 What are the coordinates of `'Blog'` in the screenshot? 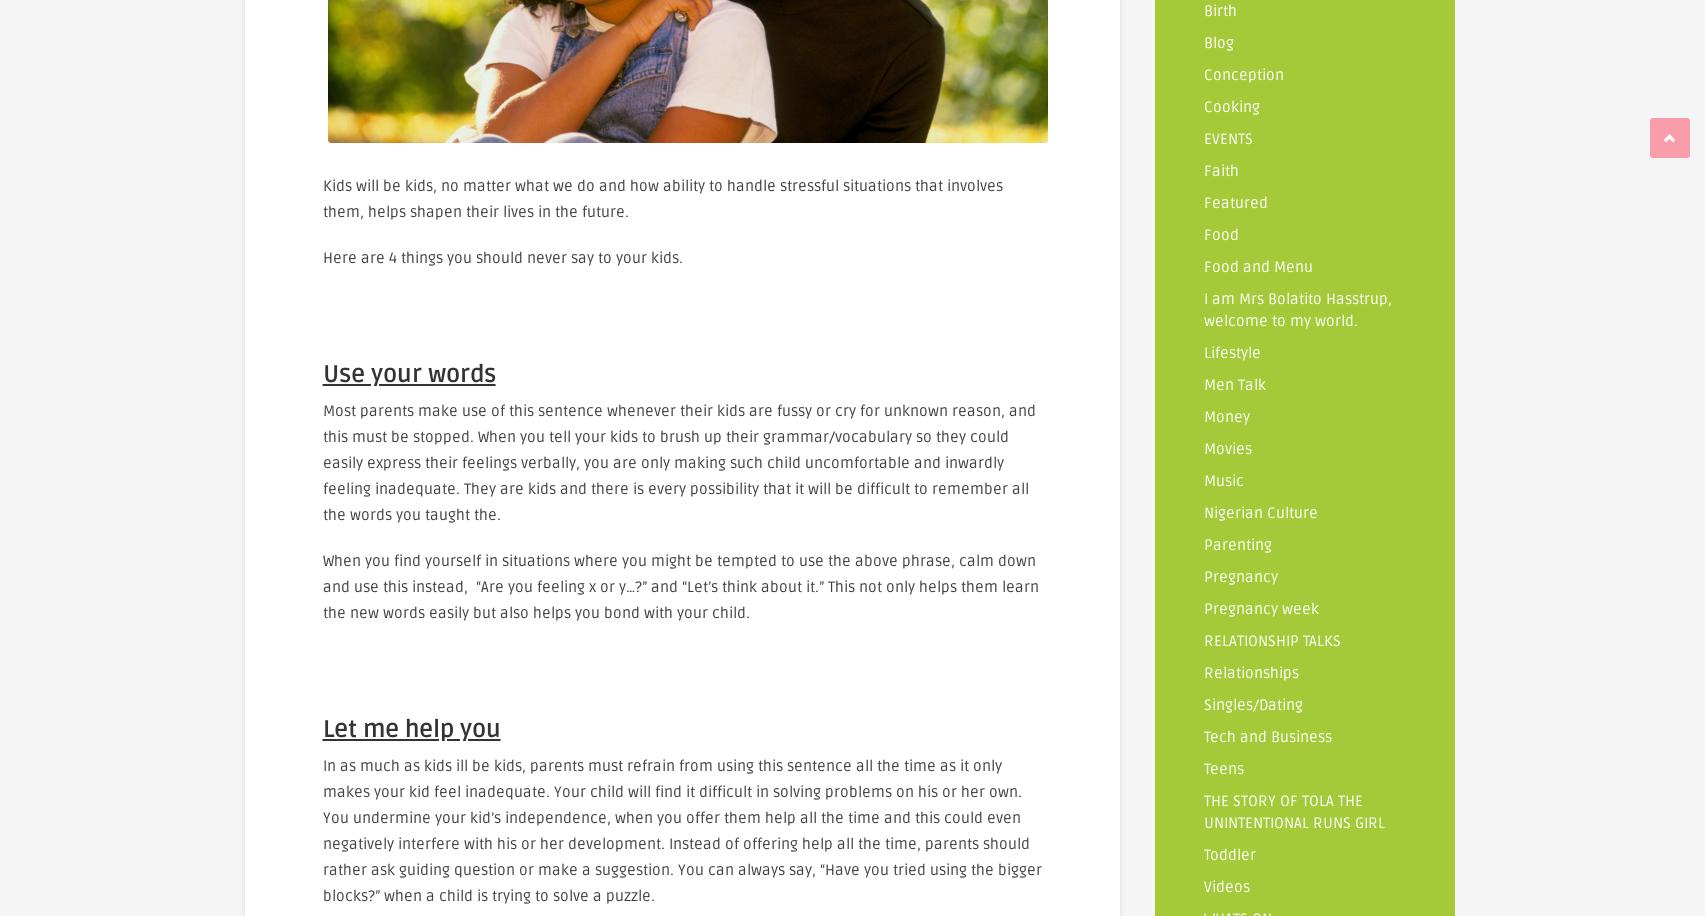 It's located at (1219, 42).